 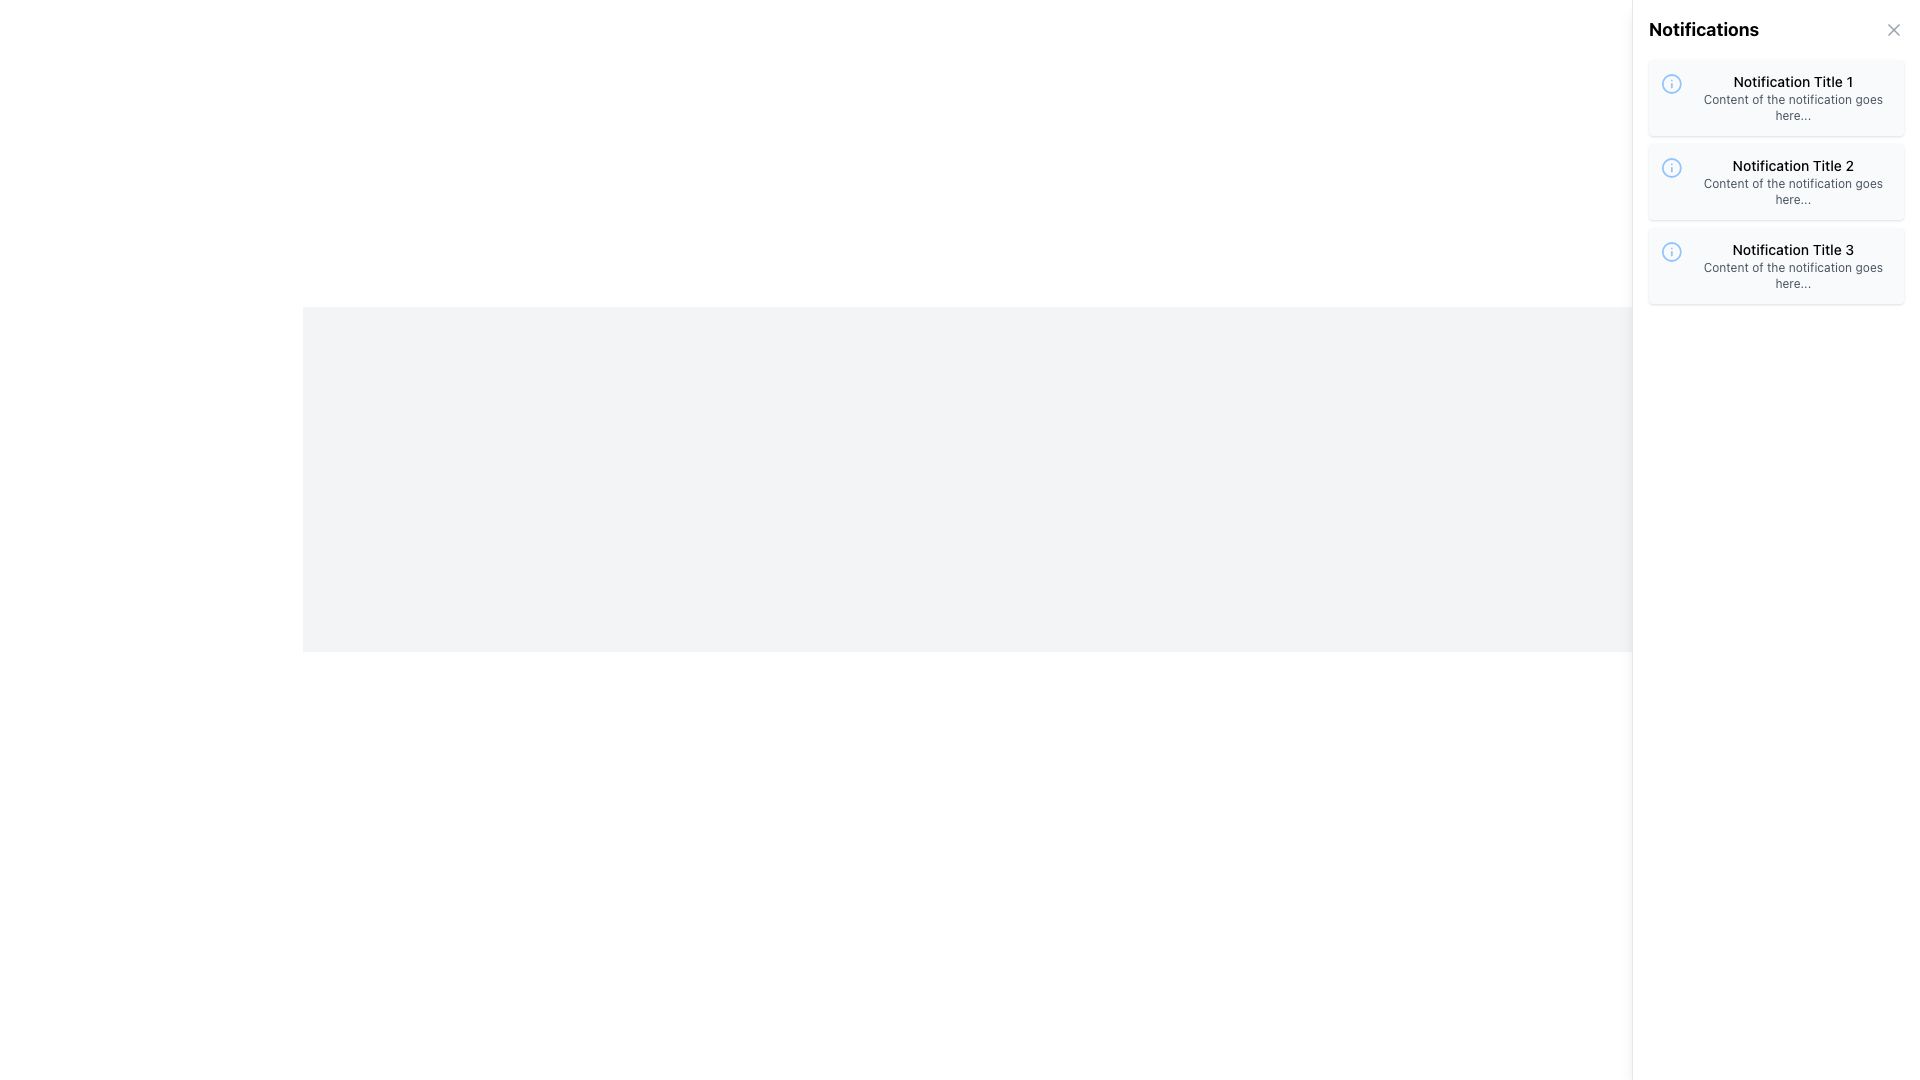 I want to click on the notification with title 'Notification Title 2' and subtitle 'Content of the notification goes here...' to interact with it, so click(x=1793, y=181).